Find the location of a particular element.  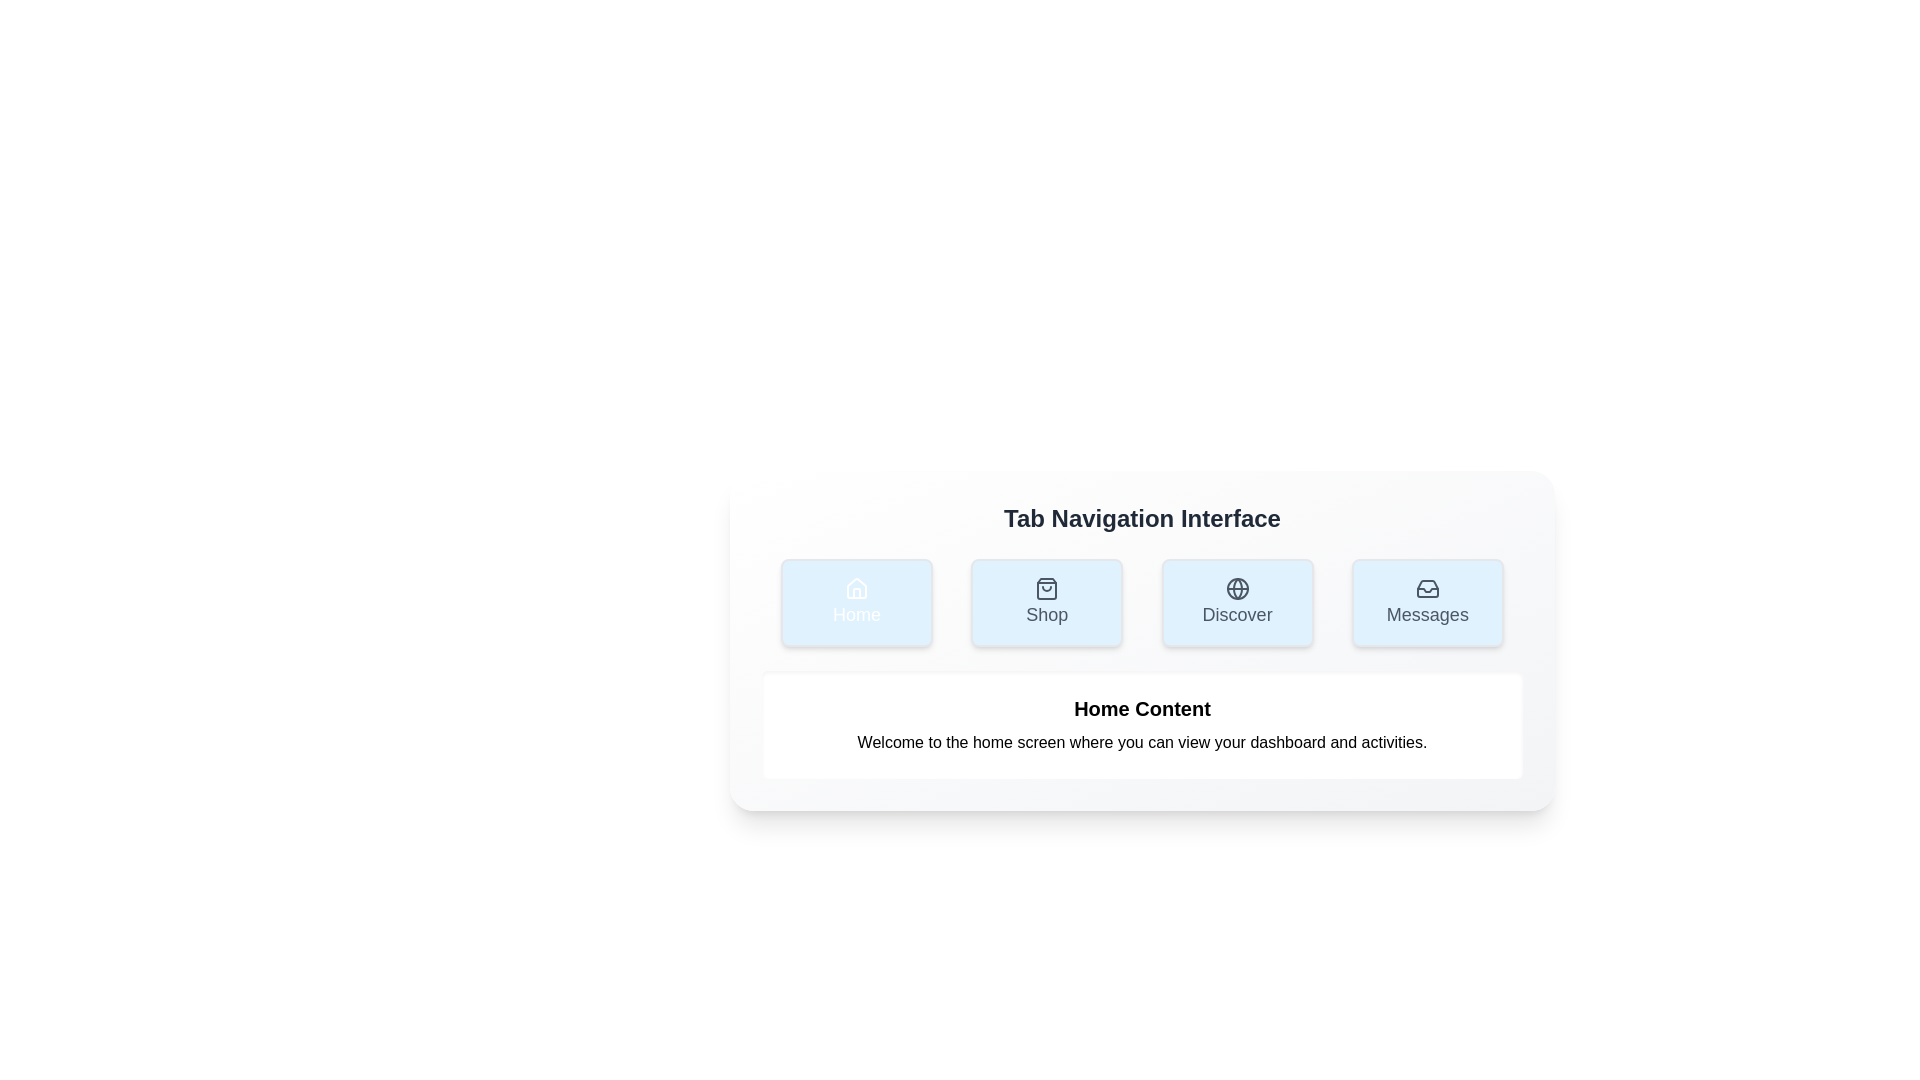

the 'Home Content' text display section, which includes the header 'Home Content' and a descriptive paragraph below it is located at coordinates (1142, 725).